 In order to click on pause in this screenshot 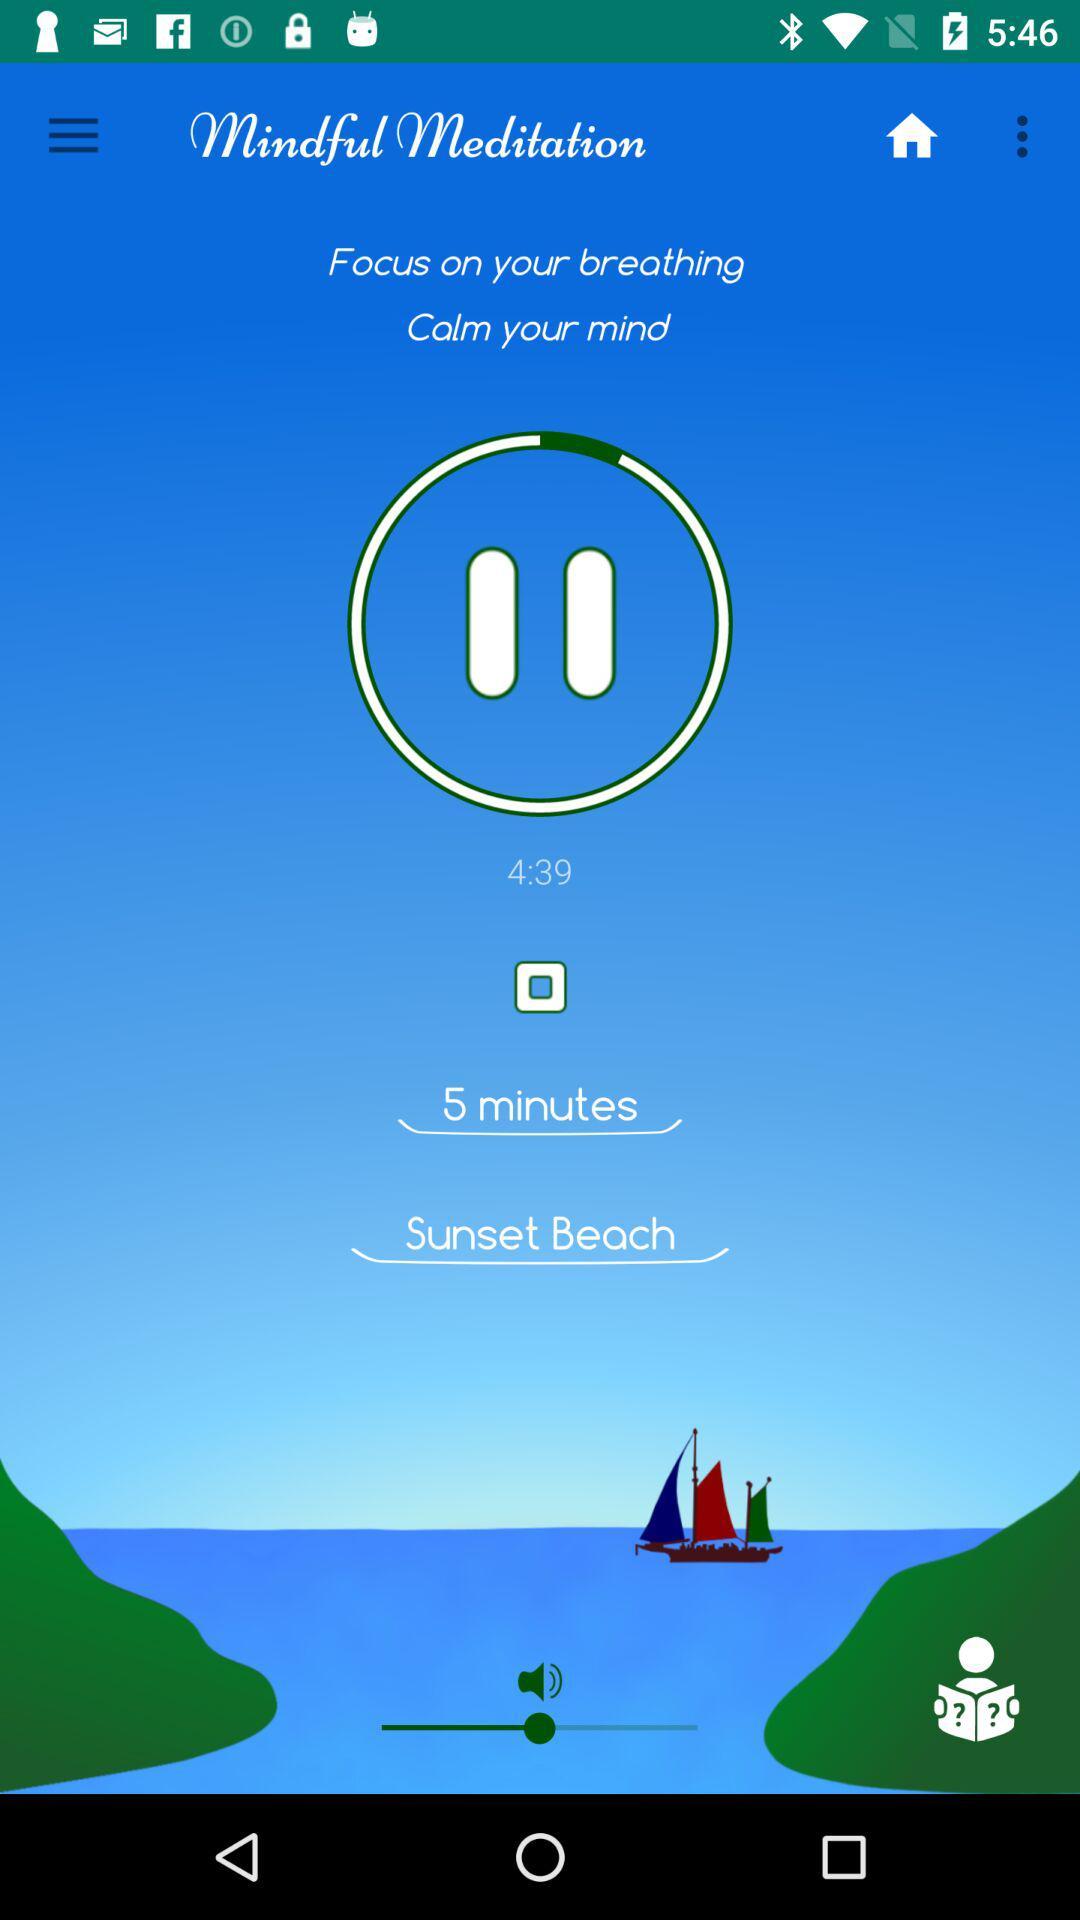, I will do `click(540, 623)`.